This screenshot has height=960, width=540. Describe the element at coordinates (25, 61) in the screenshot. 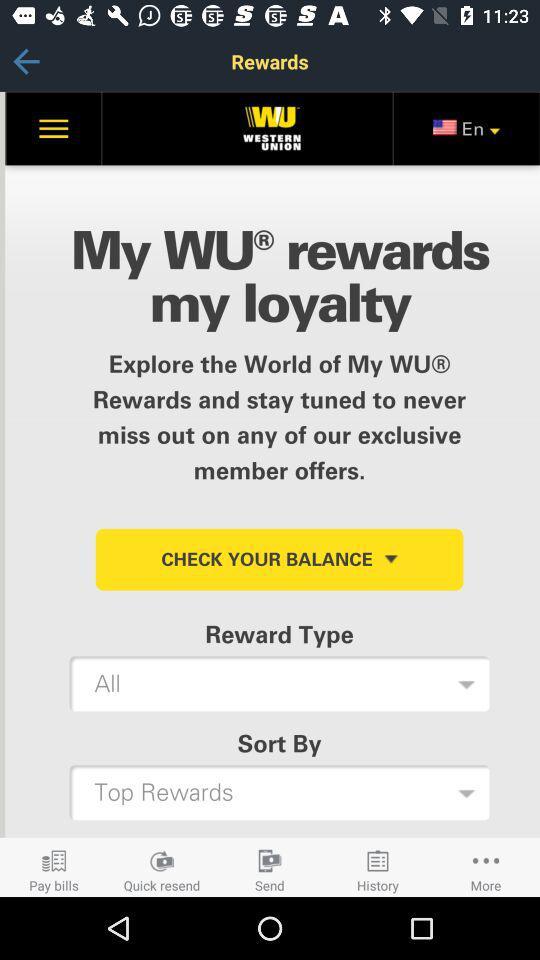

I see `back` at that location.